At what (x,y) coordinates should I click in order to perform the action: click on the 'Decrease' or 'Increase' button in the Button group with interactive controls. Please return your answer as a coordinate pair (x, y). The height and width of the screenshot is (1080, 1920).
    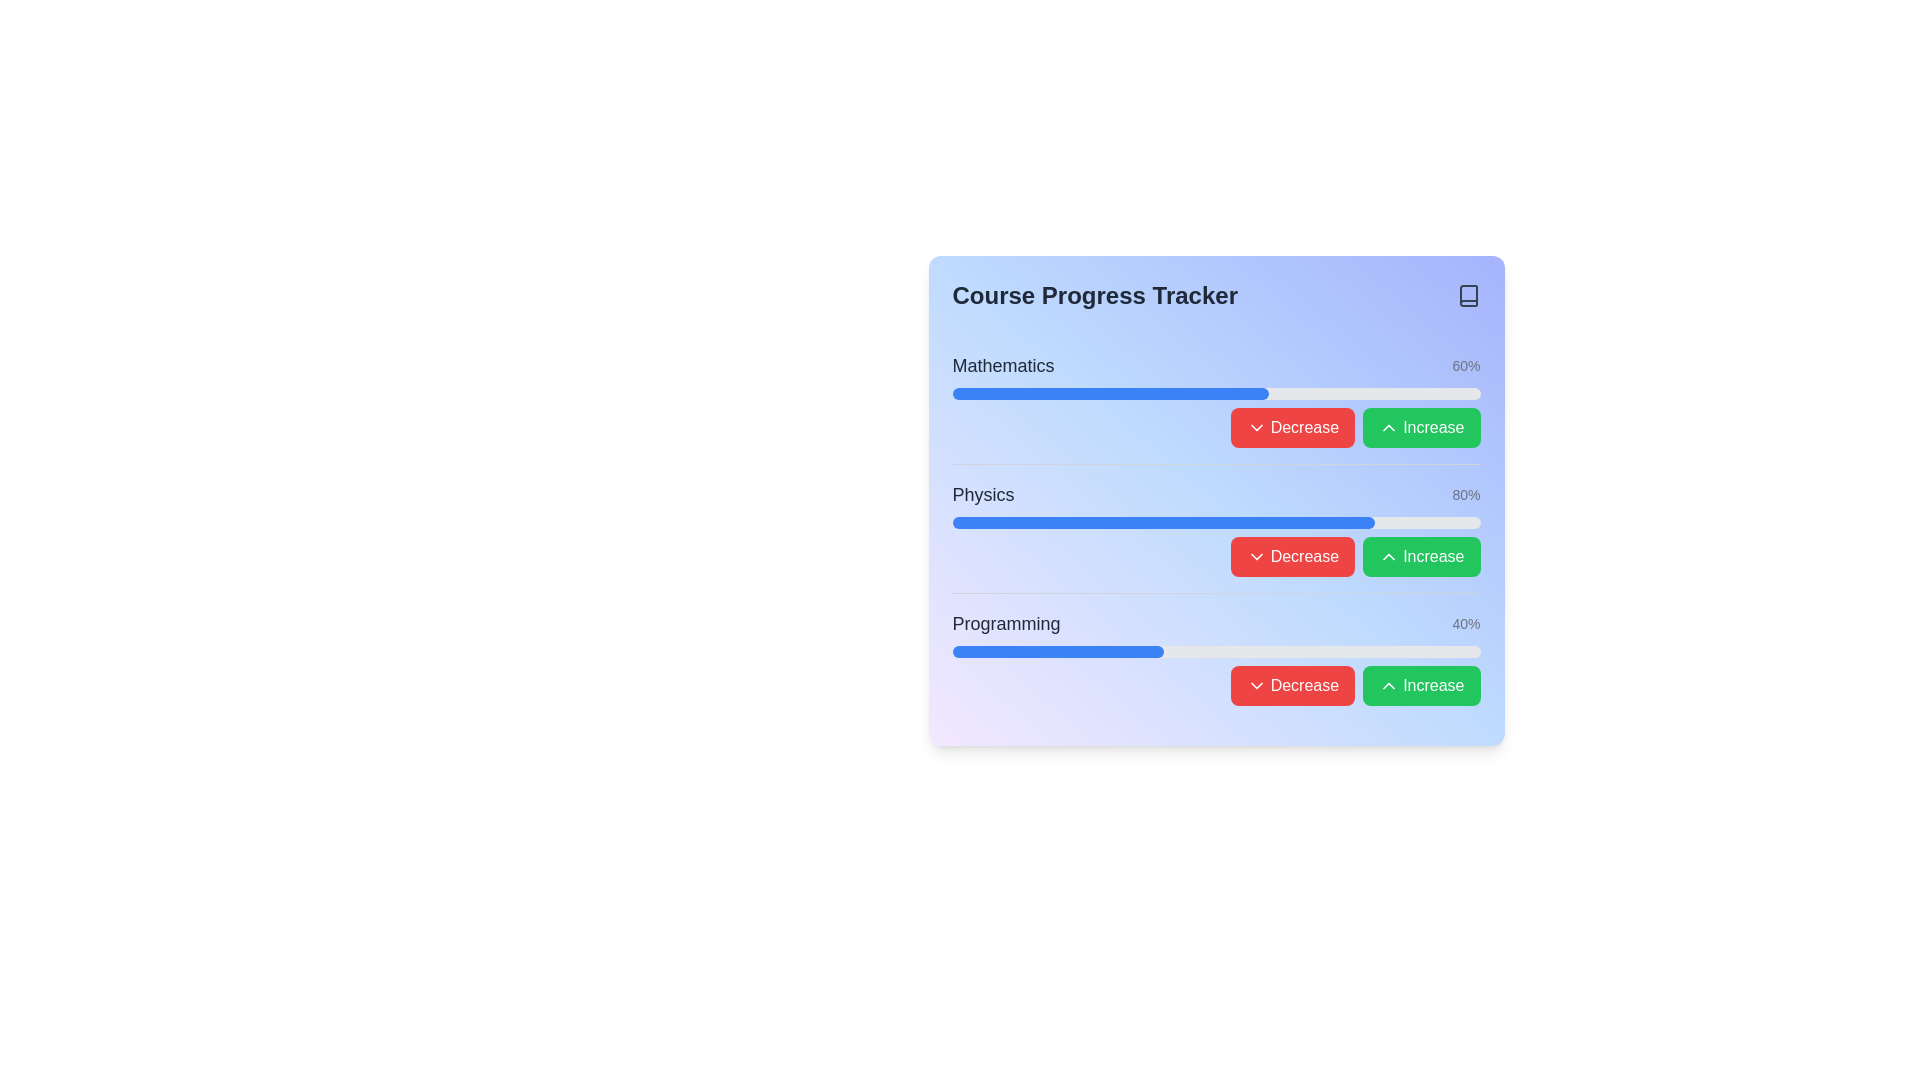
    Looking at the image, I should click on (1215, 427).